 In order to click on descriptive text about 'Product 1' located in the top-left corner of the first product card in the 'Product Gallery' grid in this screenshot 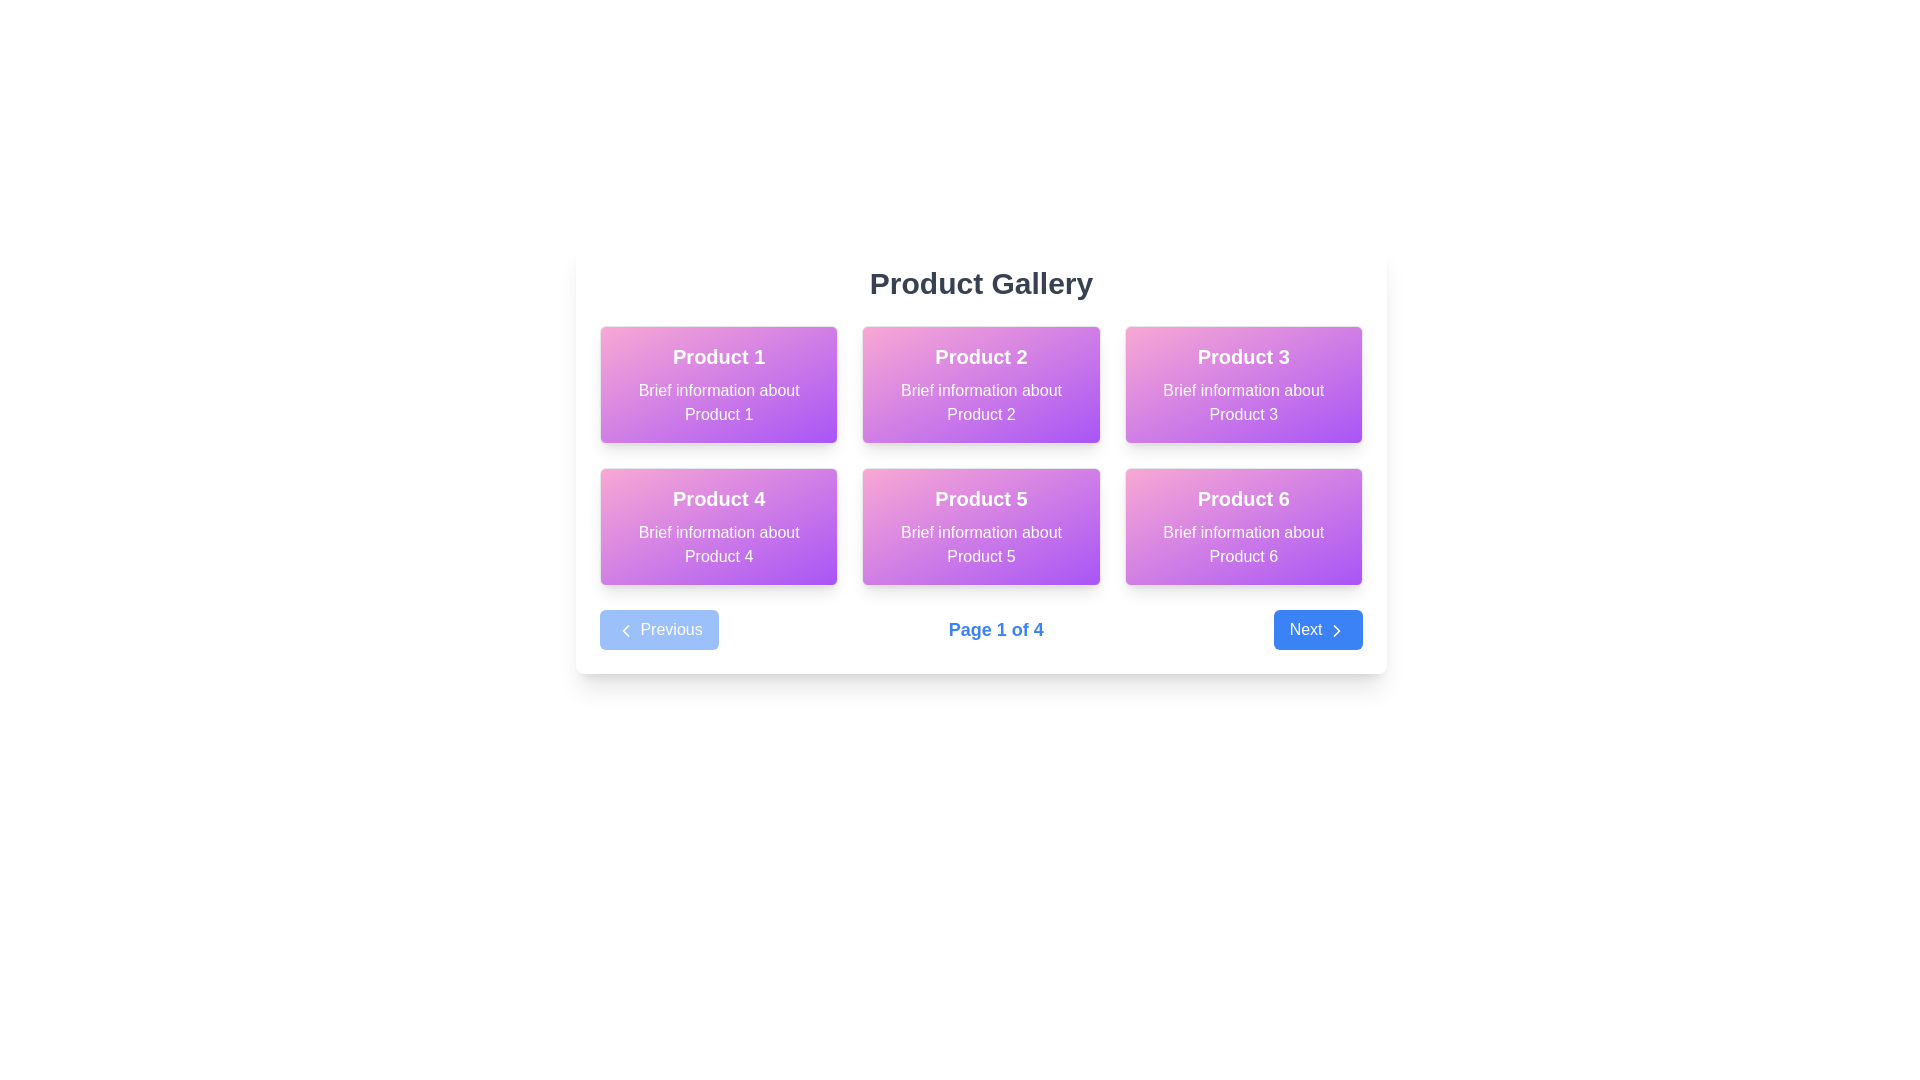, I will do `click(719, 402)`.